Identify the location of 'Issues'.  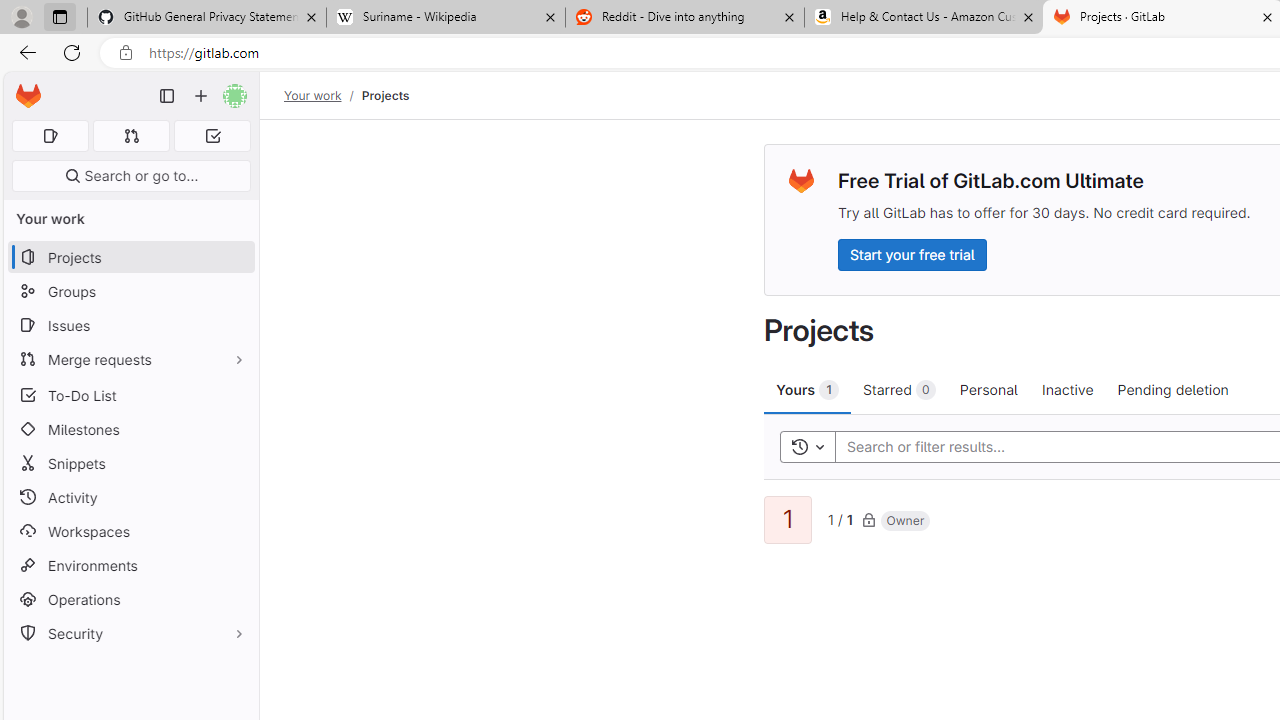
(130, 324).